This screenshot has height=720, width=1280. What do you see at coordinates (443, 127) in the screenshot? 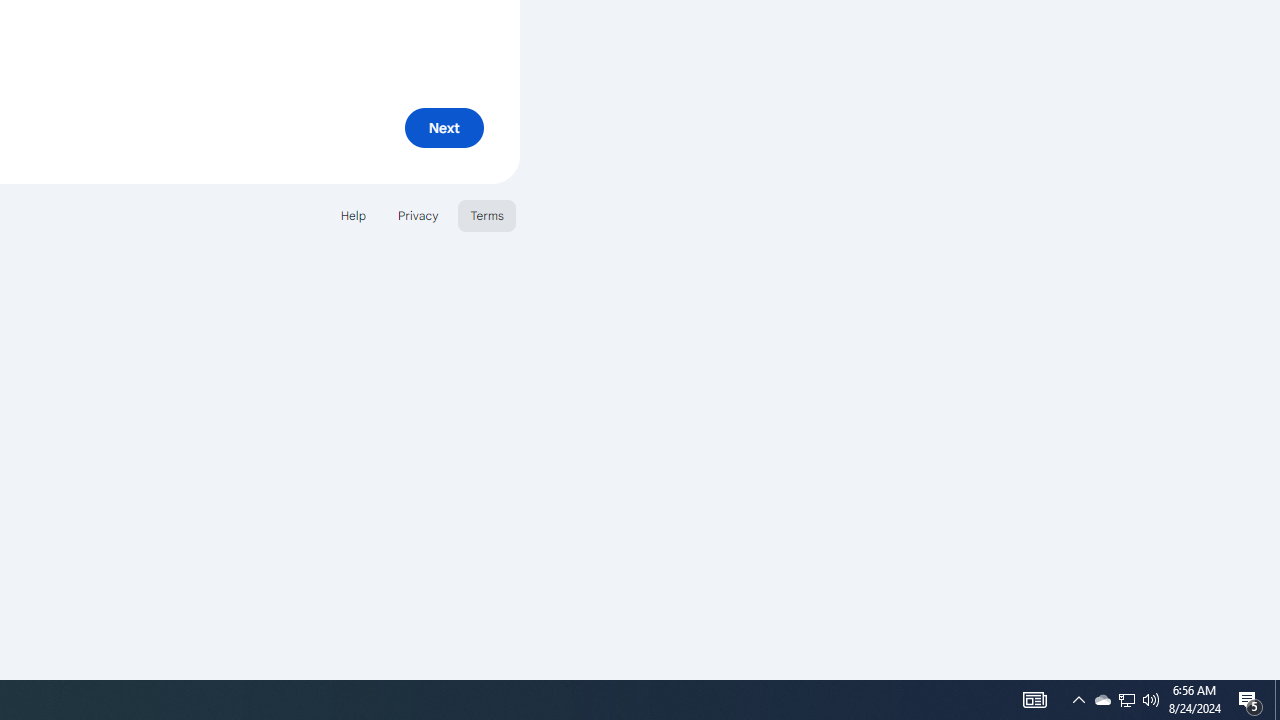
I see `'Next'` at bounding box center [443, 127].